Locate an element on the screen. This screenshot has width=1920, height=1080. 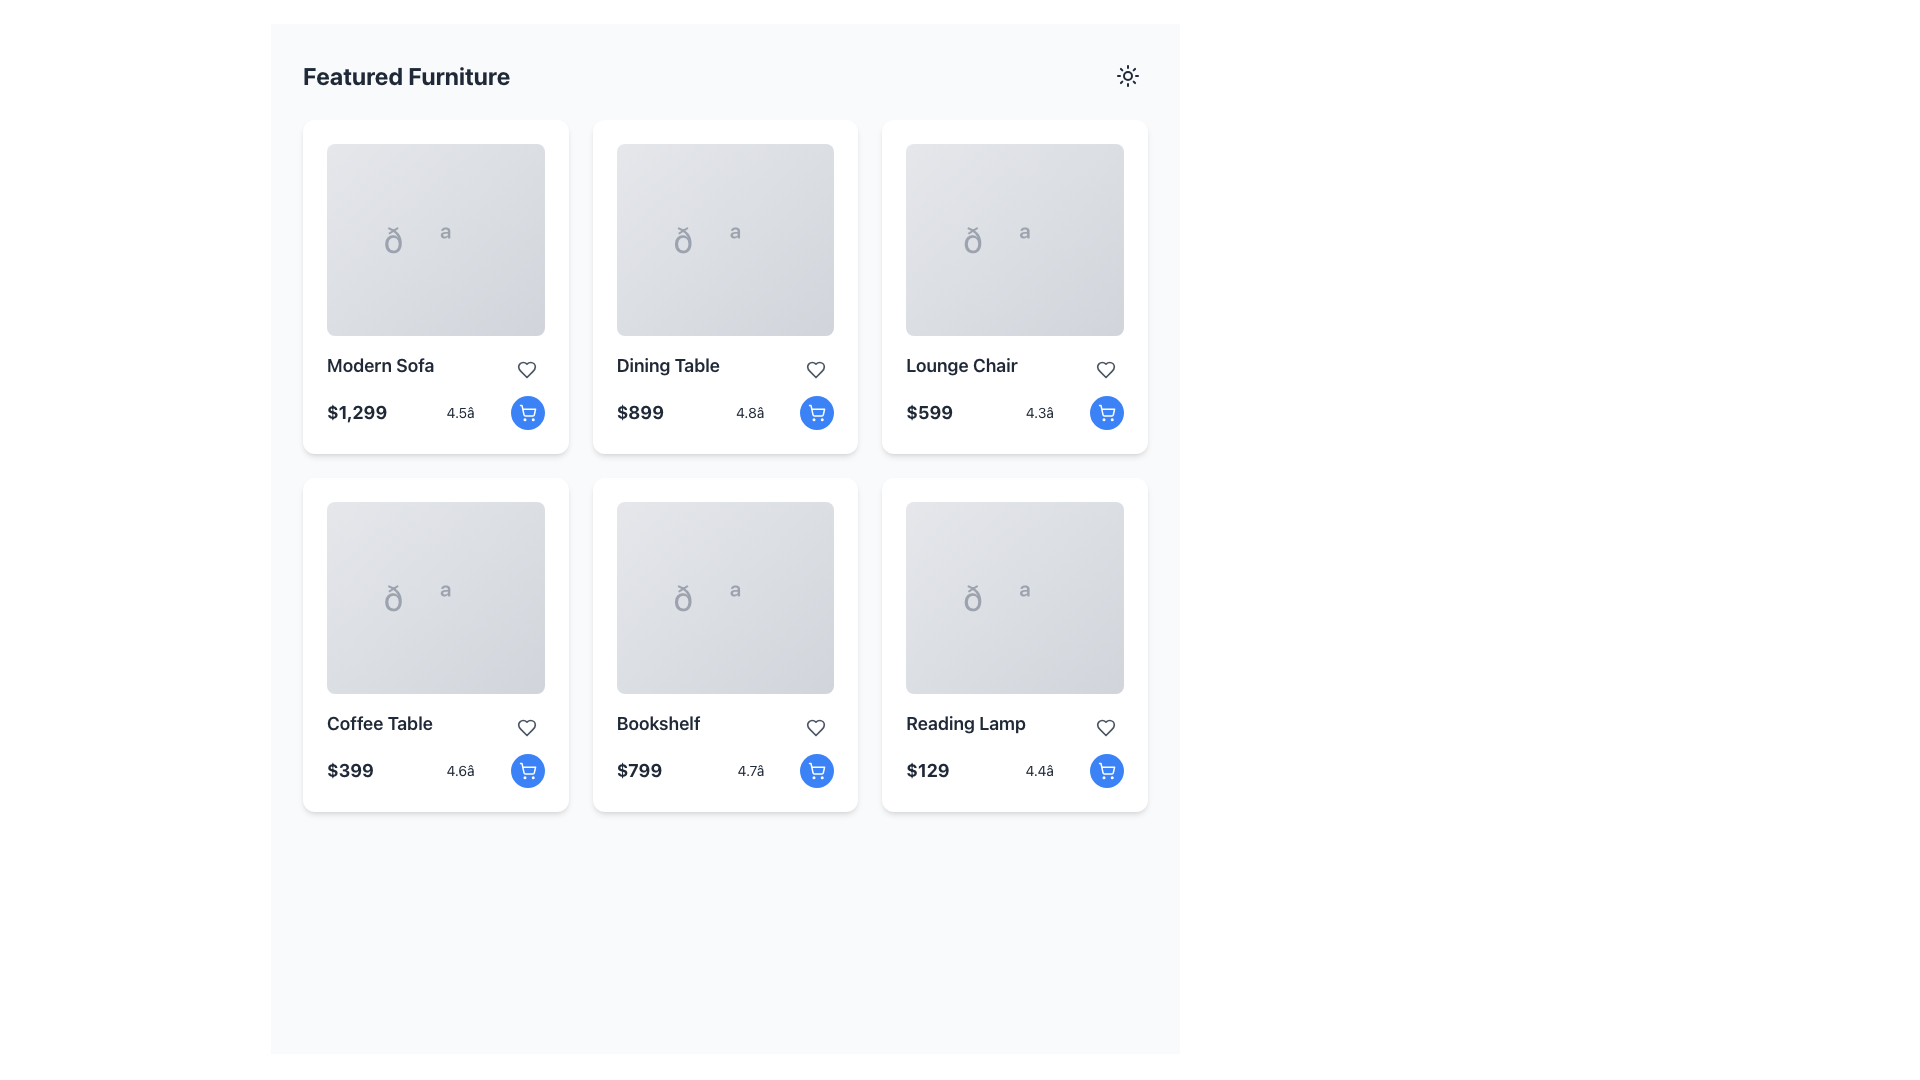
the textual information element displaying the price ('$899') and rating ('4.8★') located in the second card of the 'Featured Furniture' section for reading is located at coordinates (724, 411).